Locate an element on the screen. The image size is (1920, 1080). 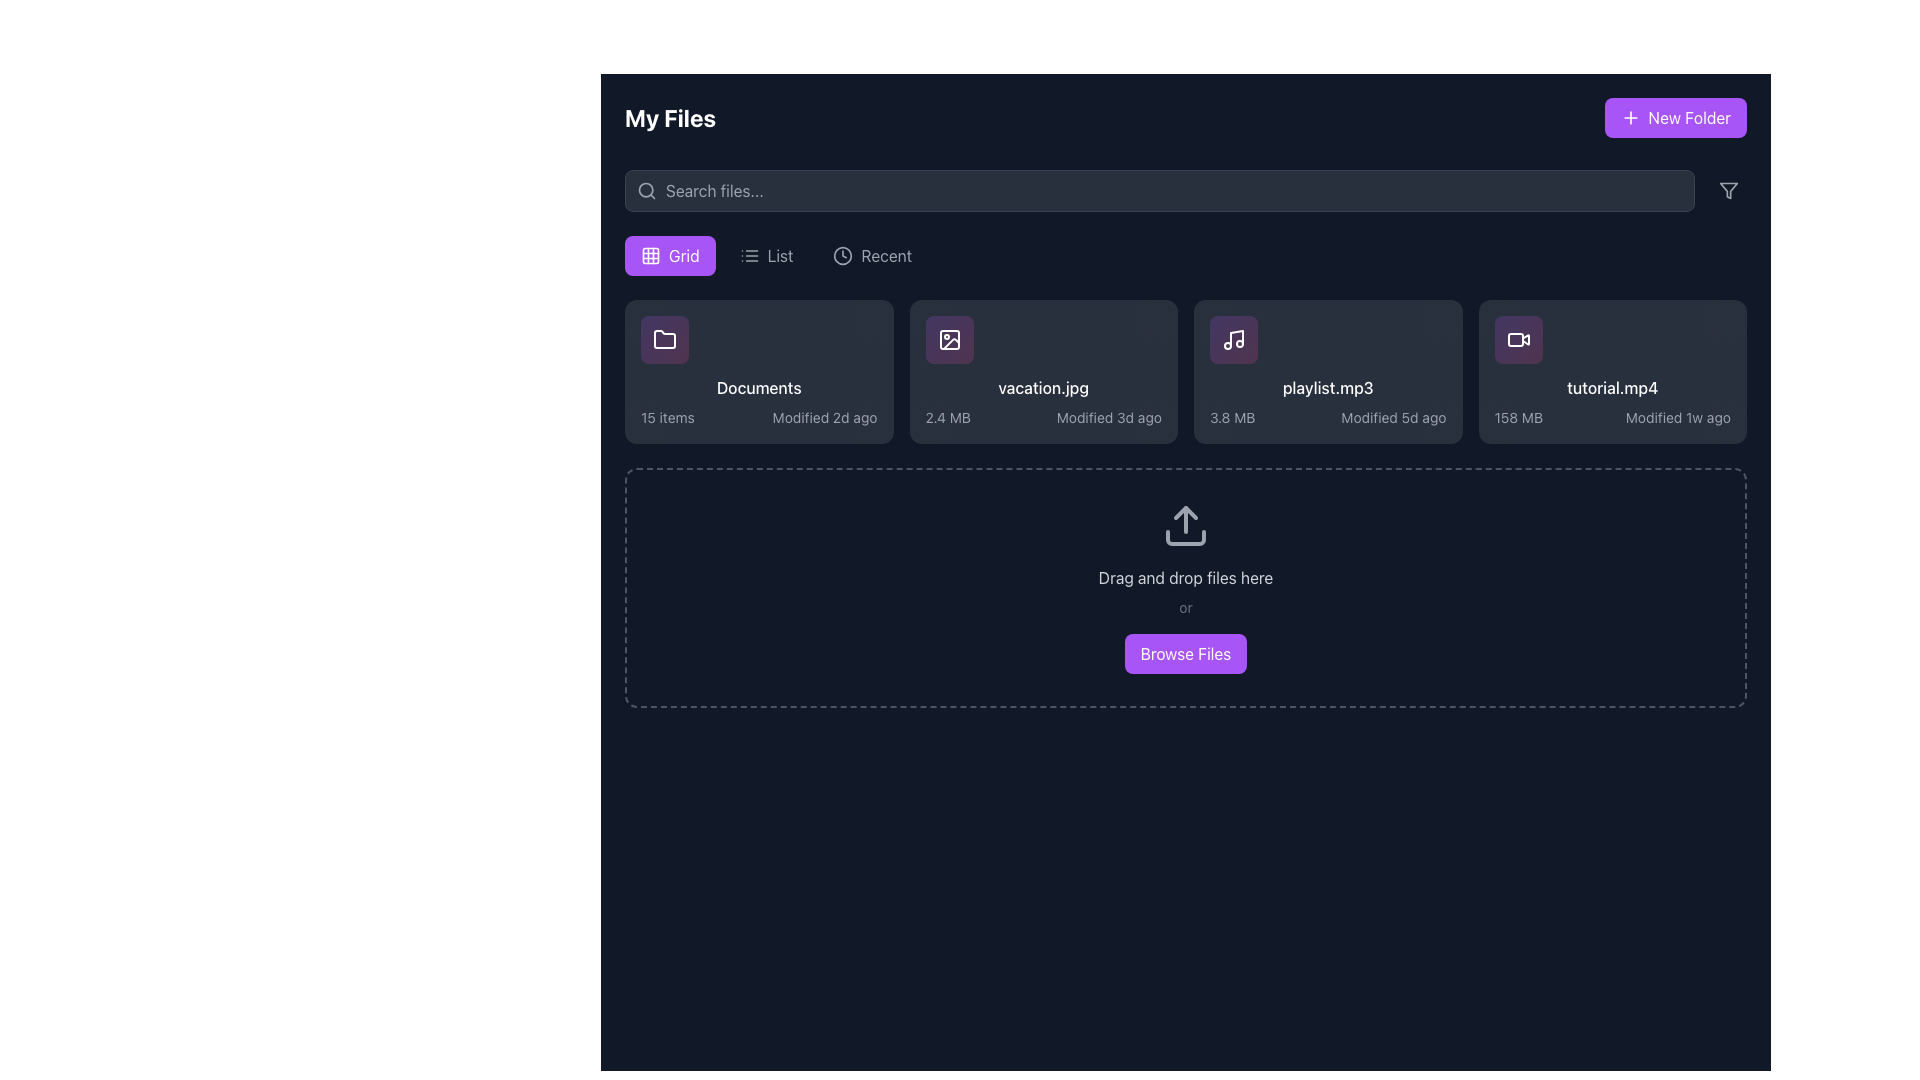
the image preview button located to the right of the 'Documents' button in the file grid on the 'My Files' page is located at coordinates (948, 338).